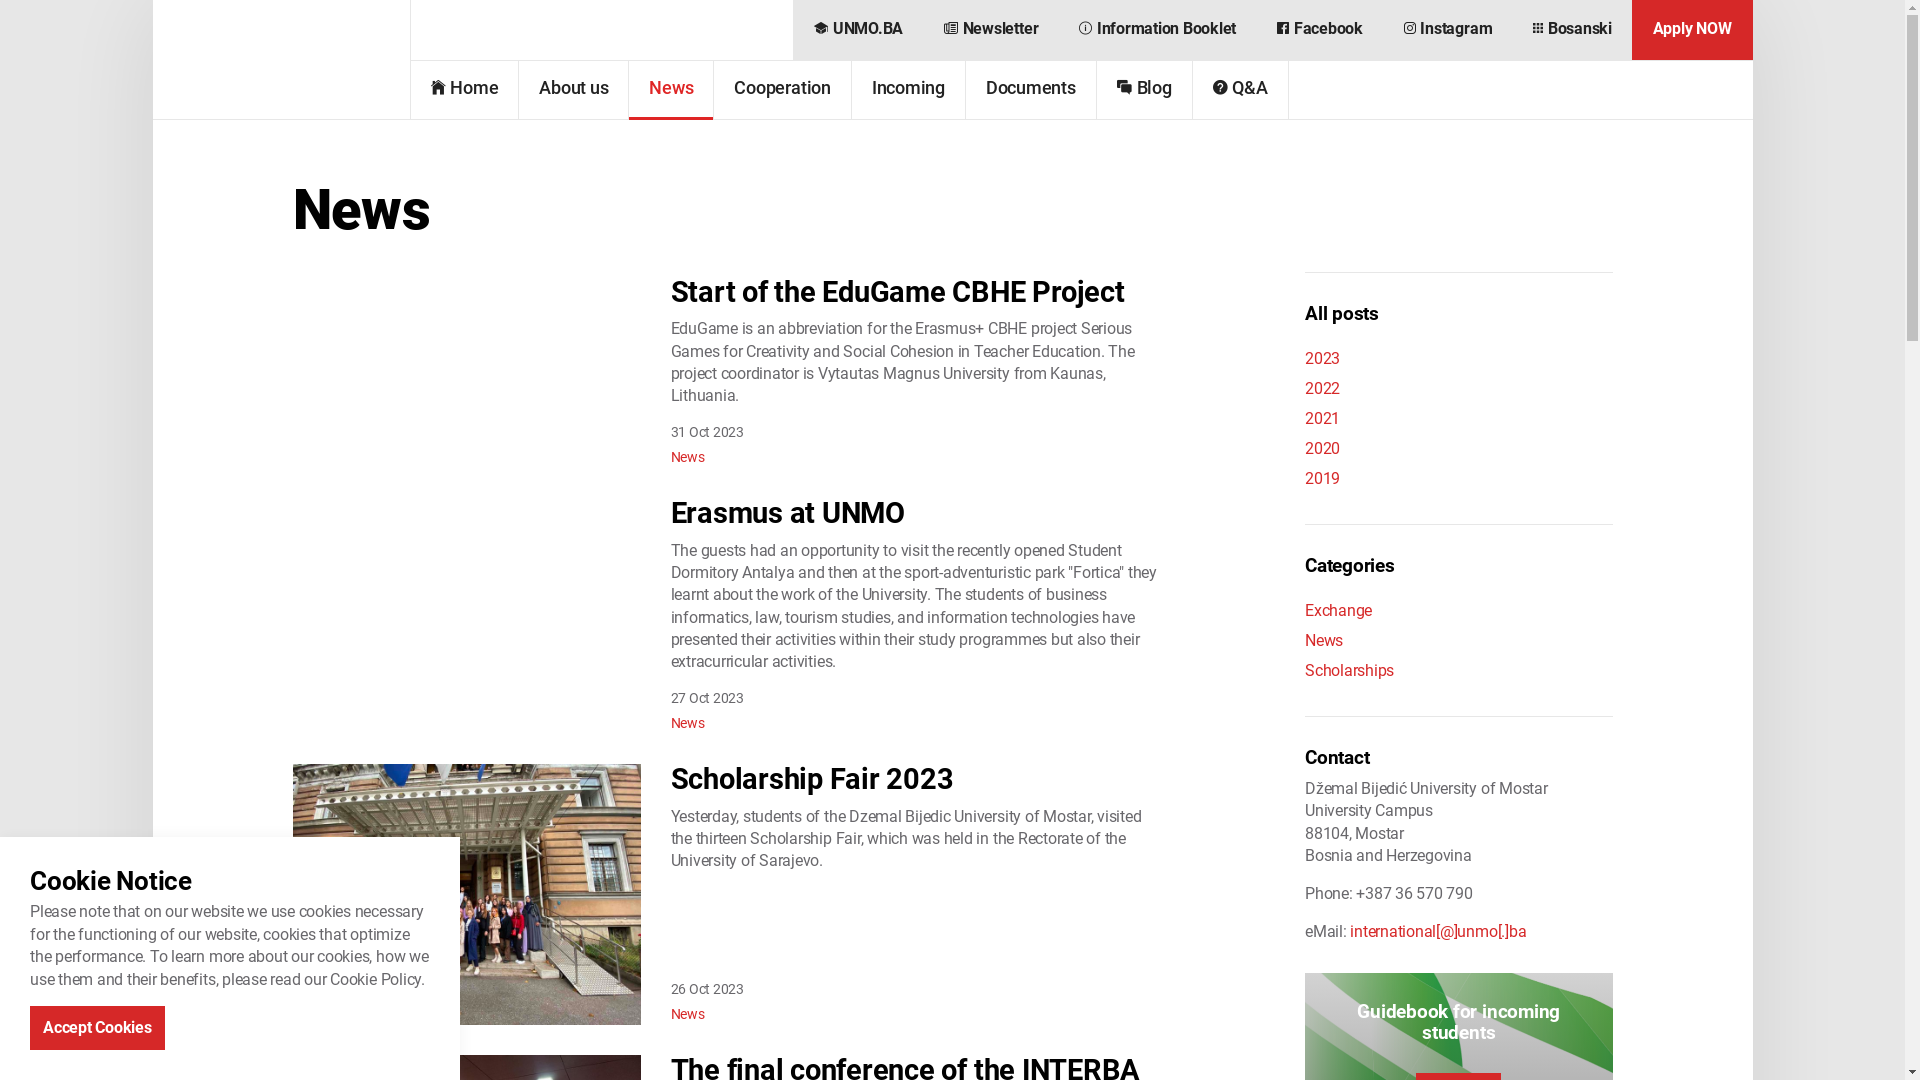 This screenshot has height=1080, width=1920. I want to click on 'UNMO.BA', so click(791, 30).